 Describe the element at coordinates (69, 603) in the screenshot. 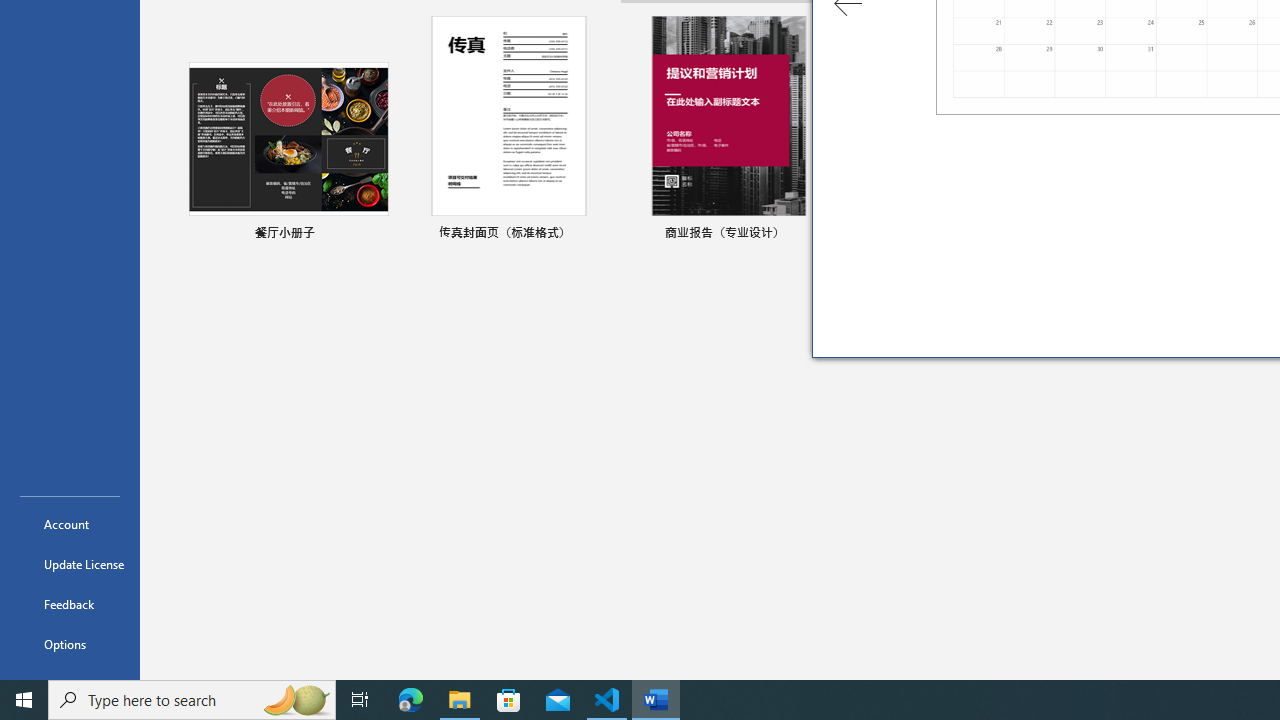

I see `'Feedback'` at that location.